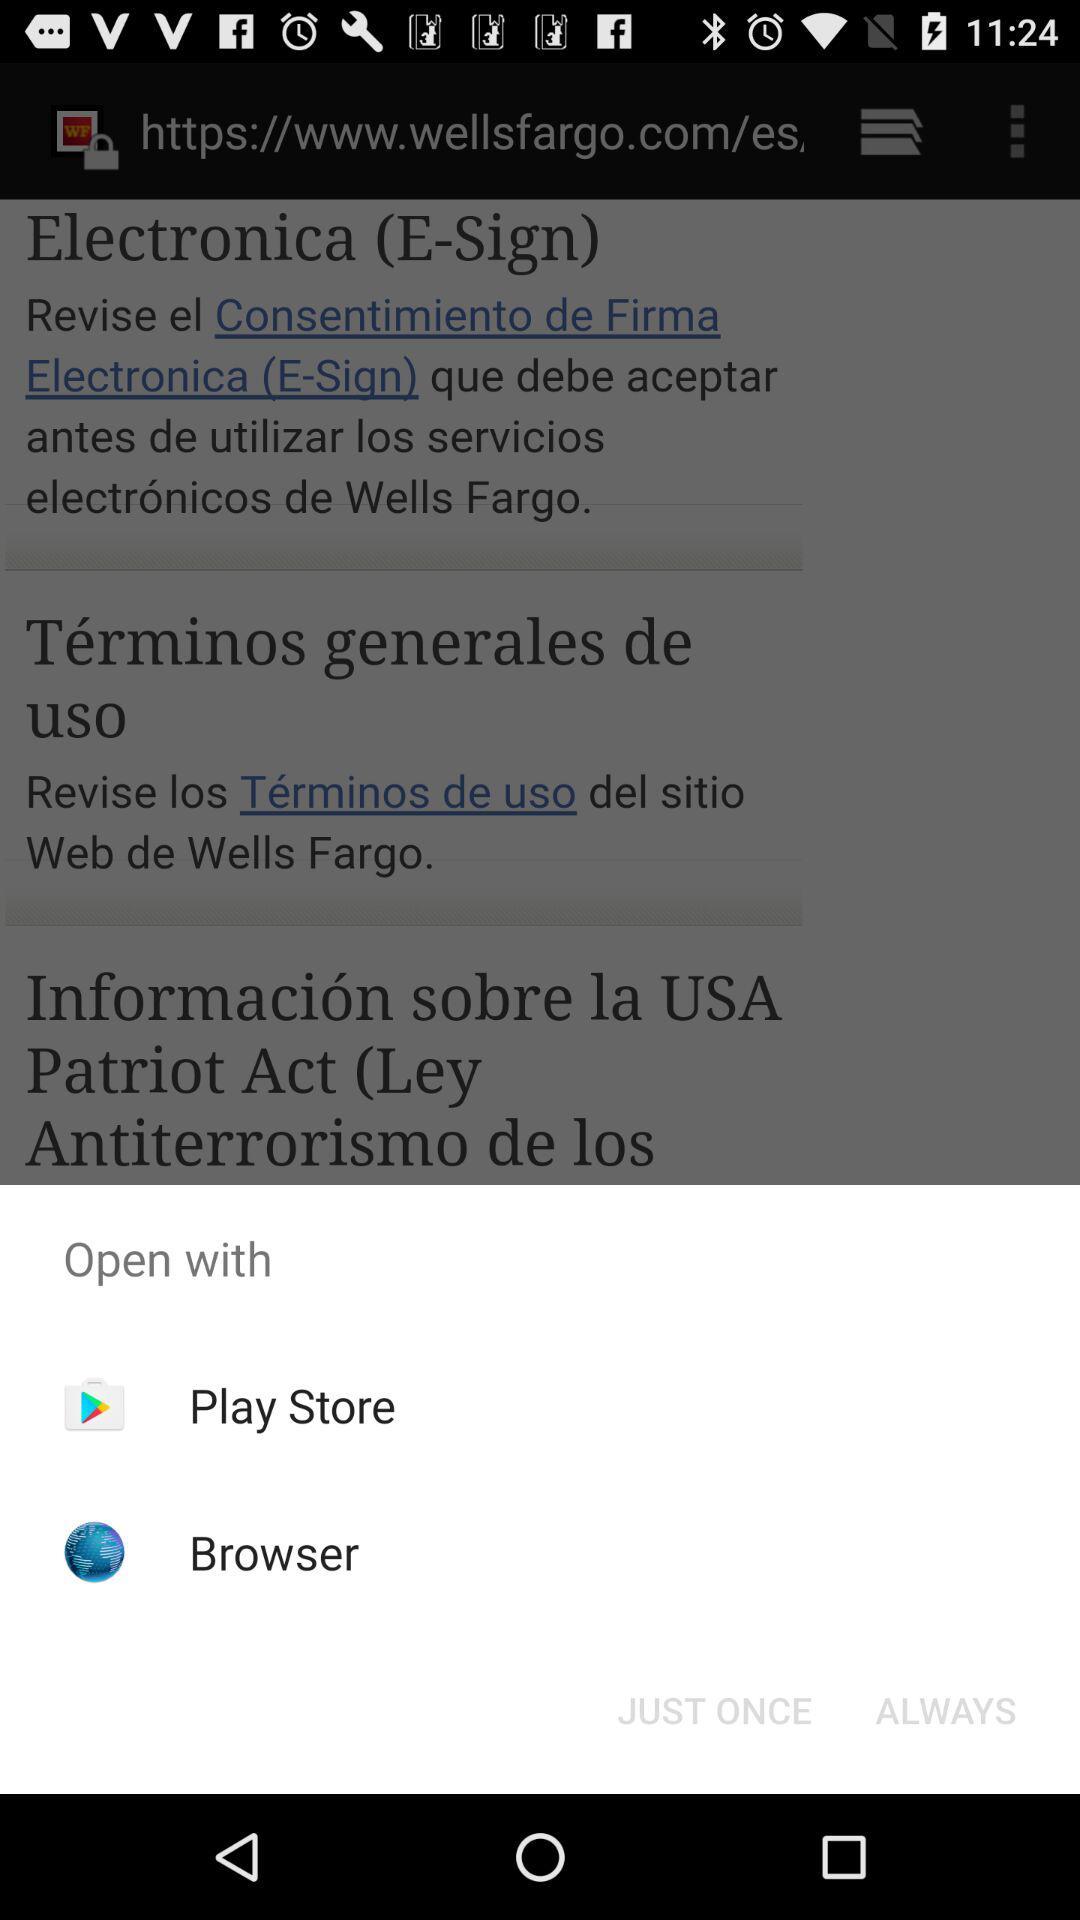 The image size is (1080, 1920). Describe the element at coordinates (945, 1708) in the screenshot. I see `item next to just once icon` at that location.